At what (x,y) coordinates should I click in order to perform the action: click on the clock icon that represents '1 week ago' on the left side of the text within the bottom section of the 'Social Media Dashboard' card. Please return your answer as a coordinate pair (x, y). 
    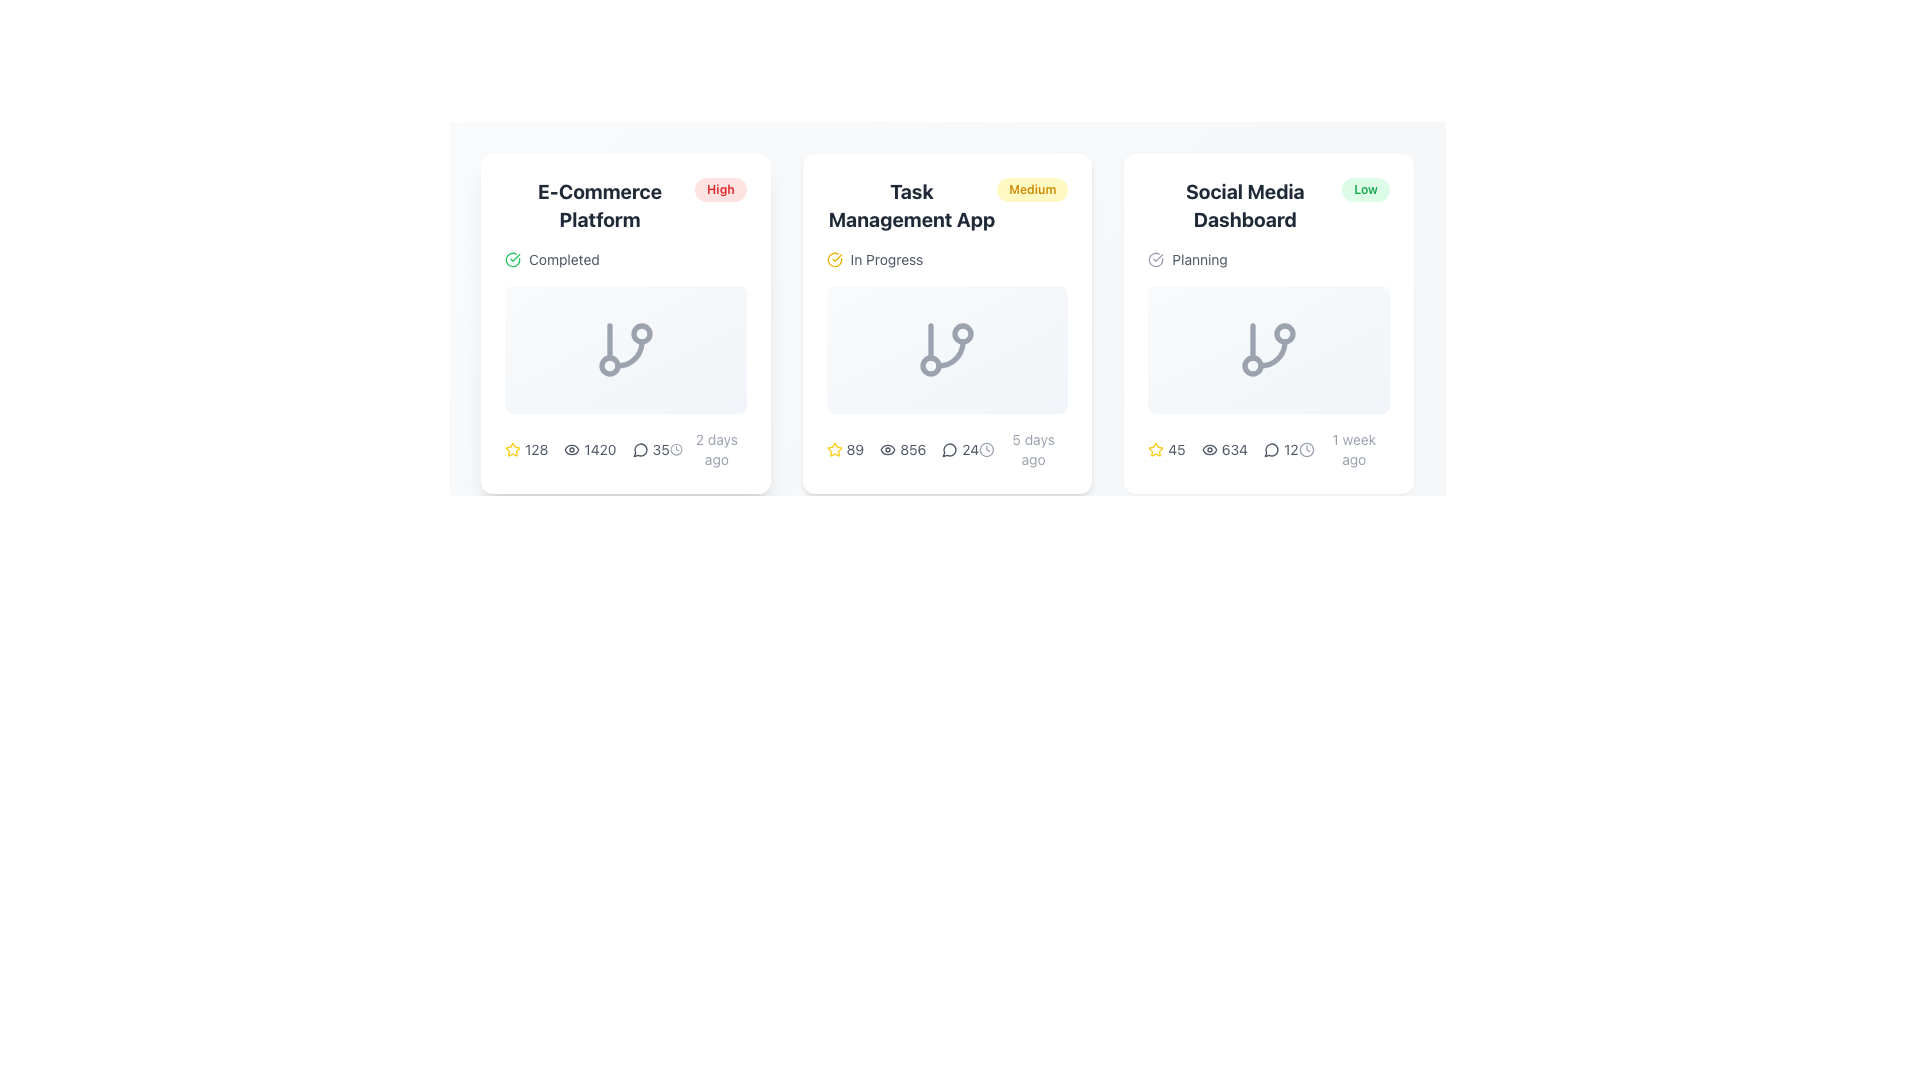
    Looking at the image, I should click on (1306, 450).